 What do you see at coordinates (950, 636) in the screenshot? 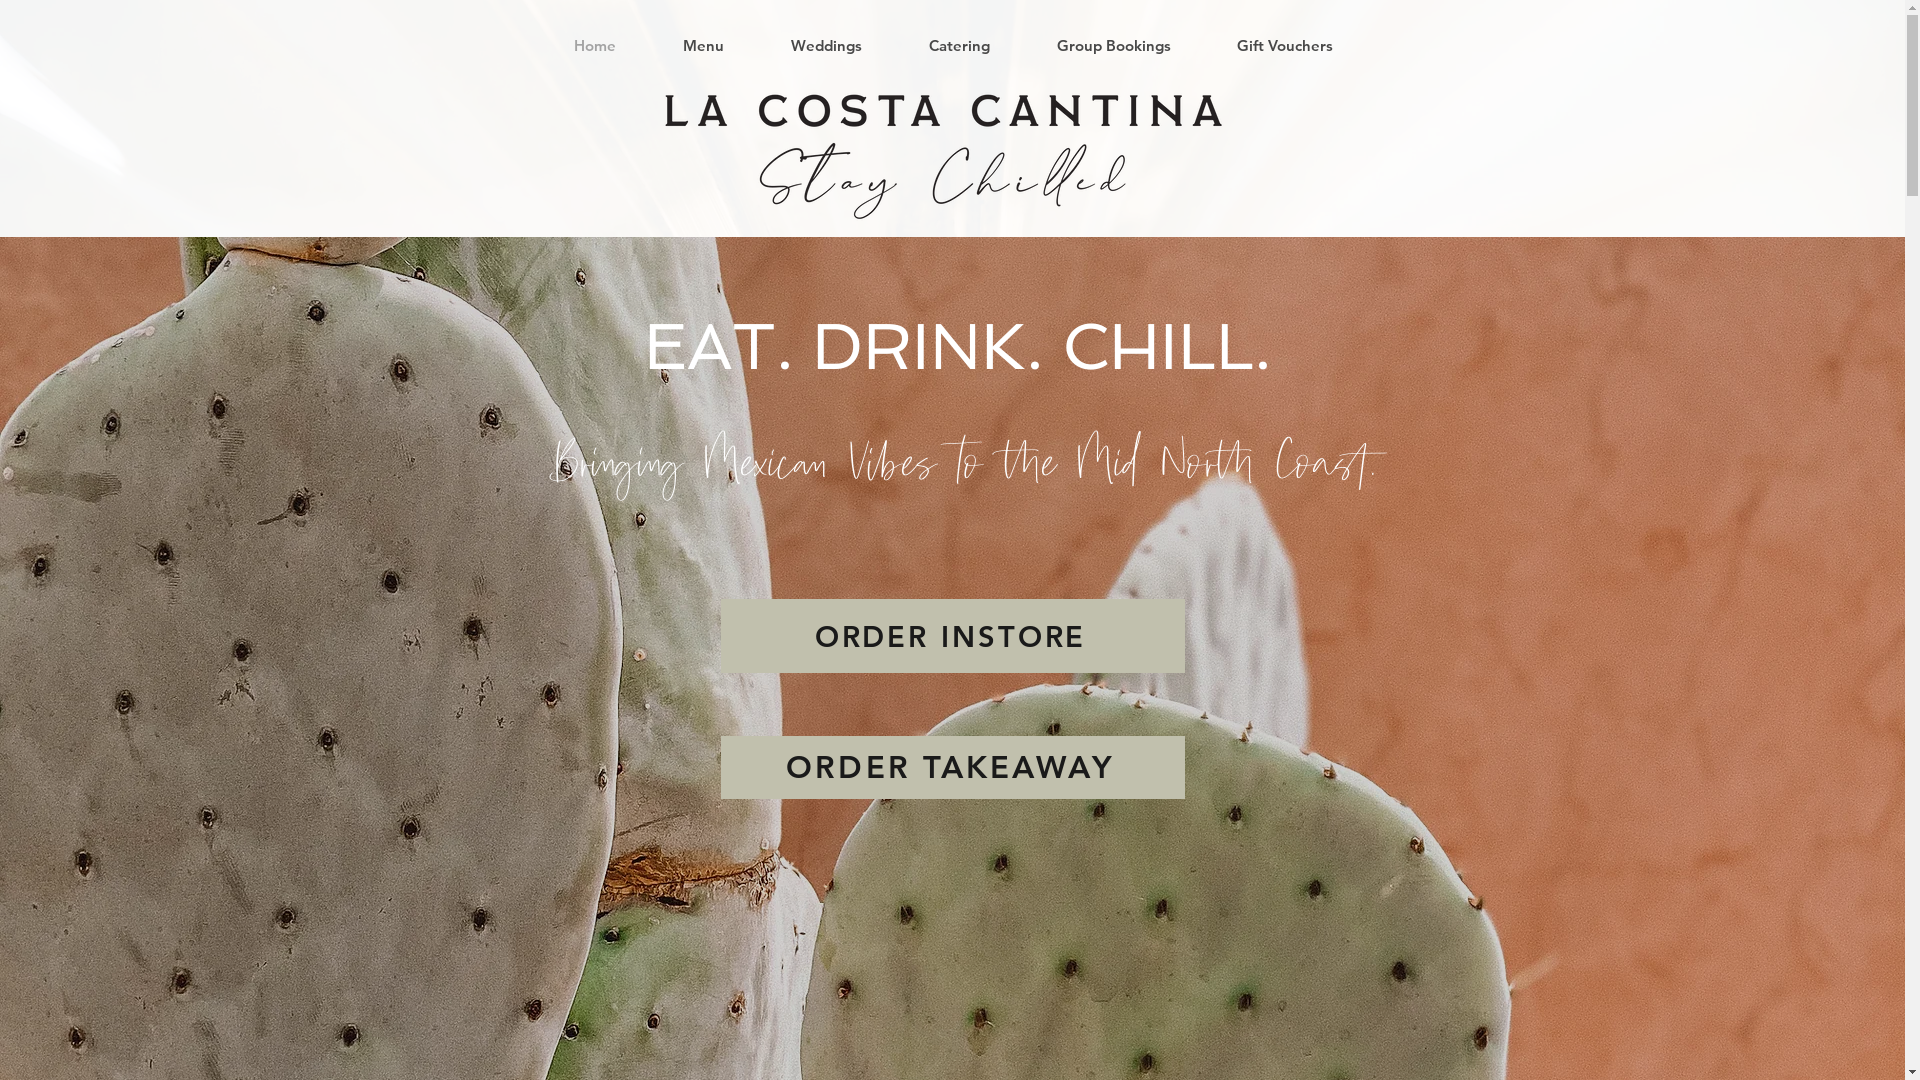
I see `'ORDER INSTORE'` at bounding box center [950, 636].